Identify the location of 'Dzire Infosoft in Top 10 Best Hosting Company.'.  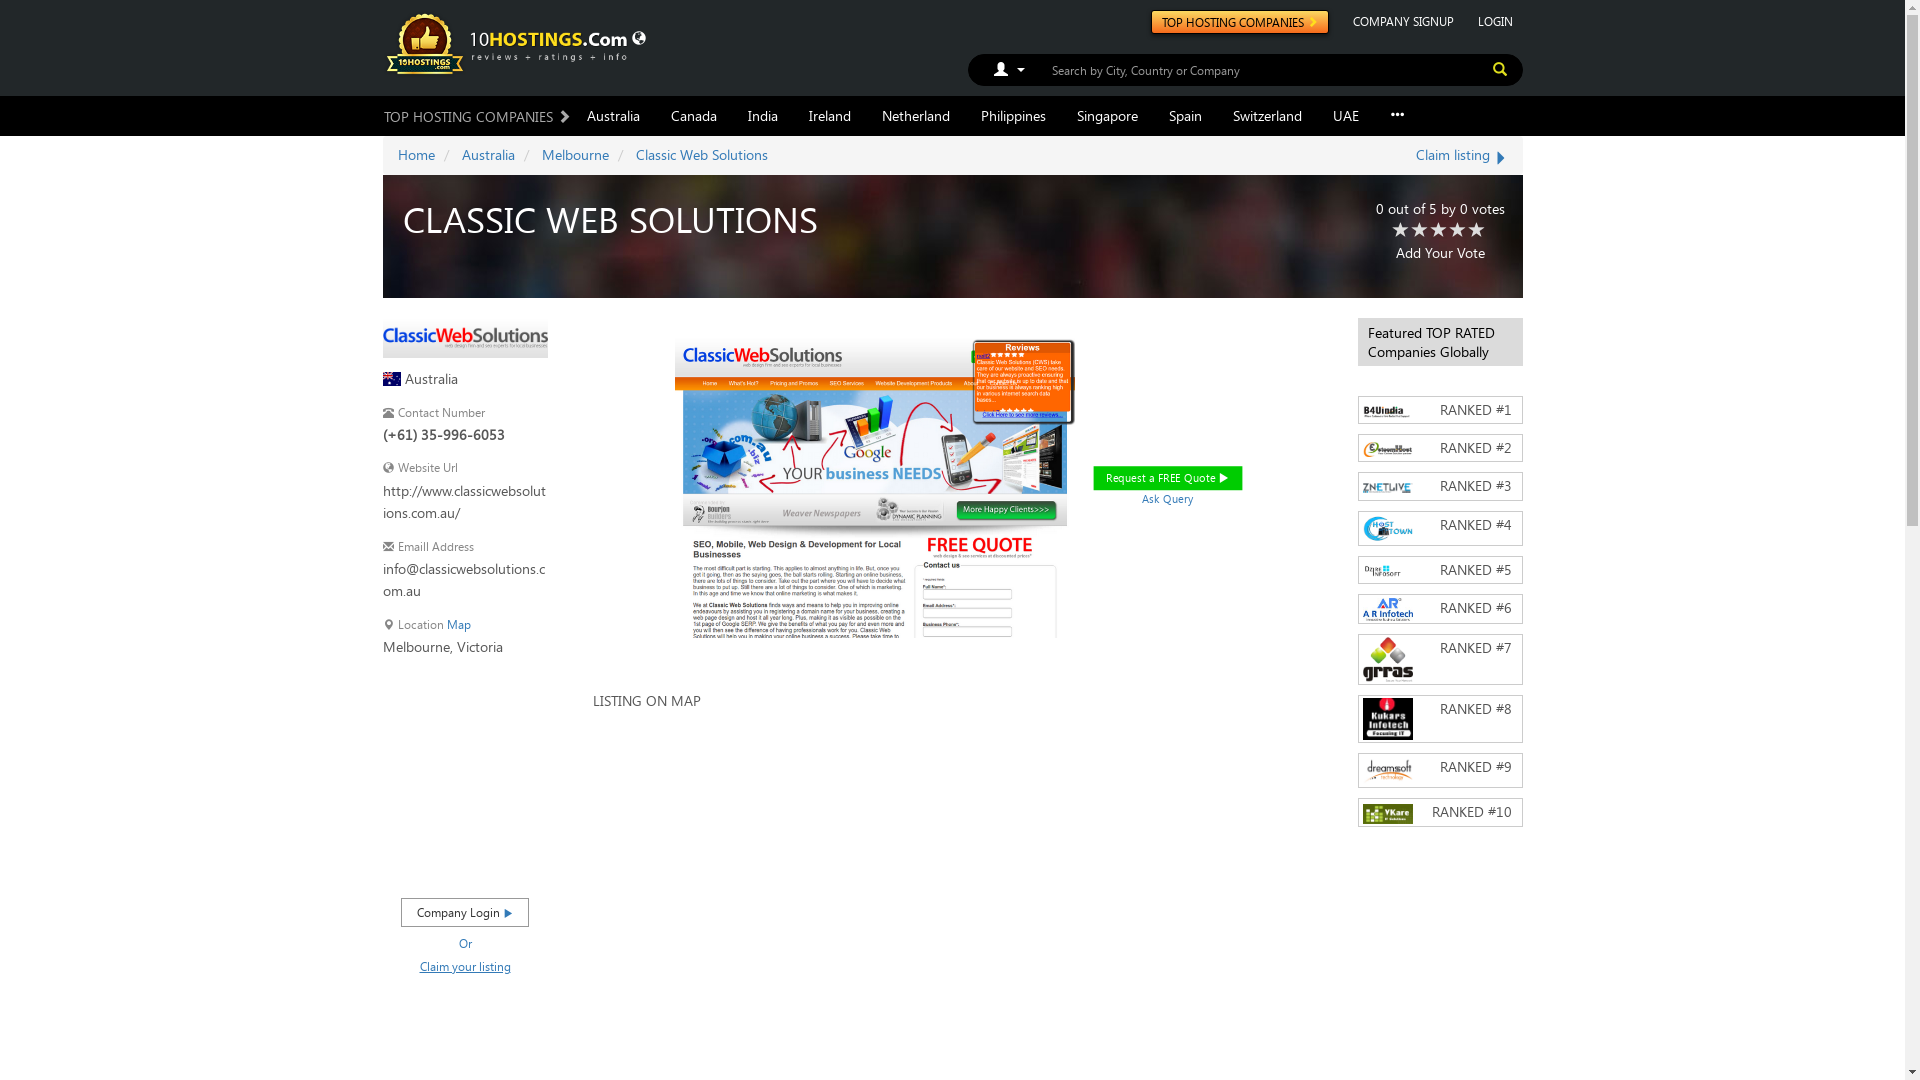
(1386, 570).